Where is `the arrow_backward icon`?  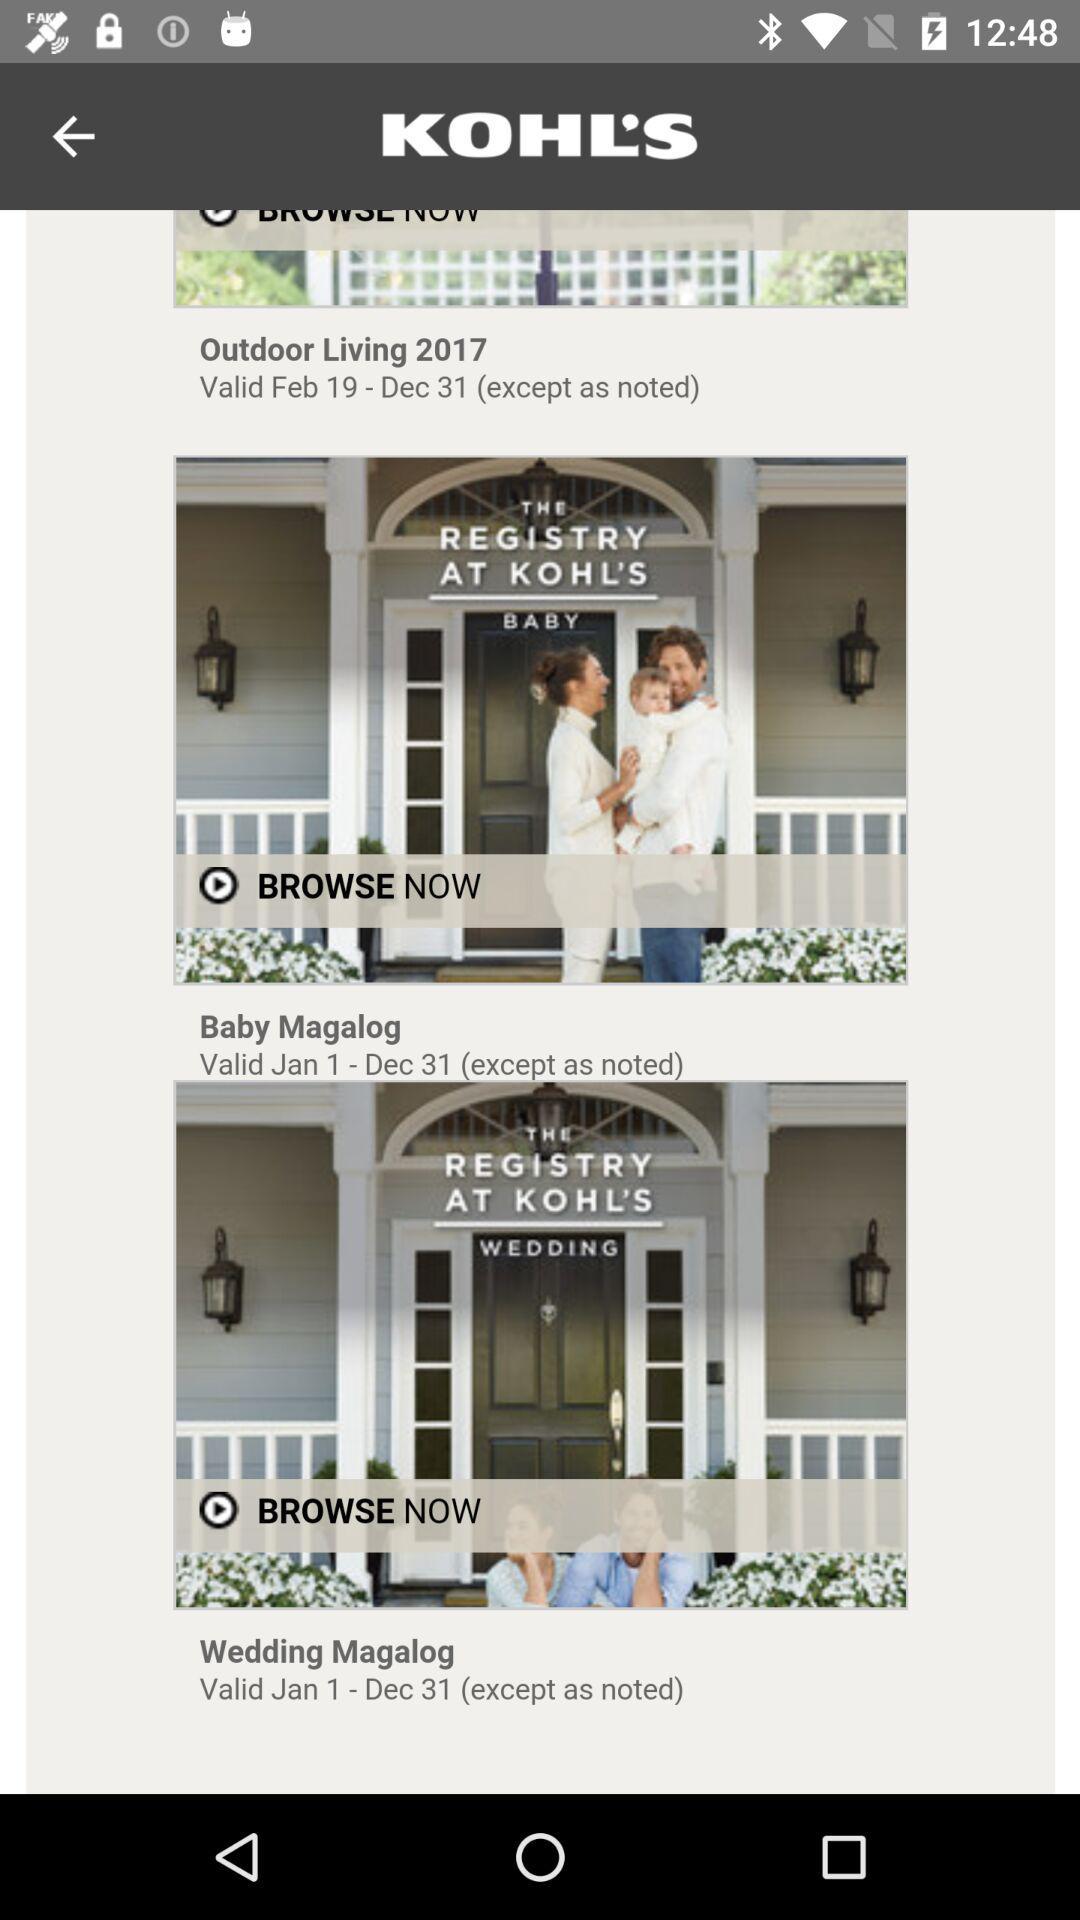 the arrow_backward icon is located at coordinates (72, 135).